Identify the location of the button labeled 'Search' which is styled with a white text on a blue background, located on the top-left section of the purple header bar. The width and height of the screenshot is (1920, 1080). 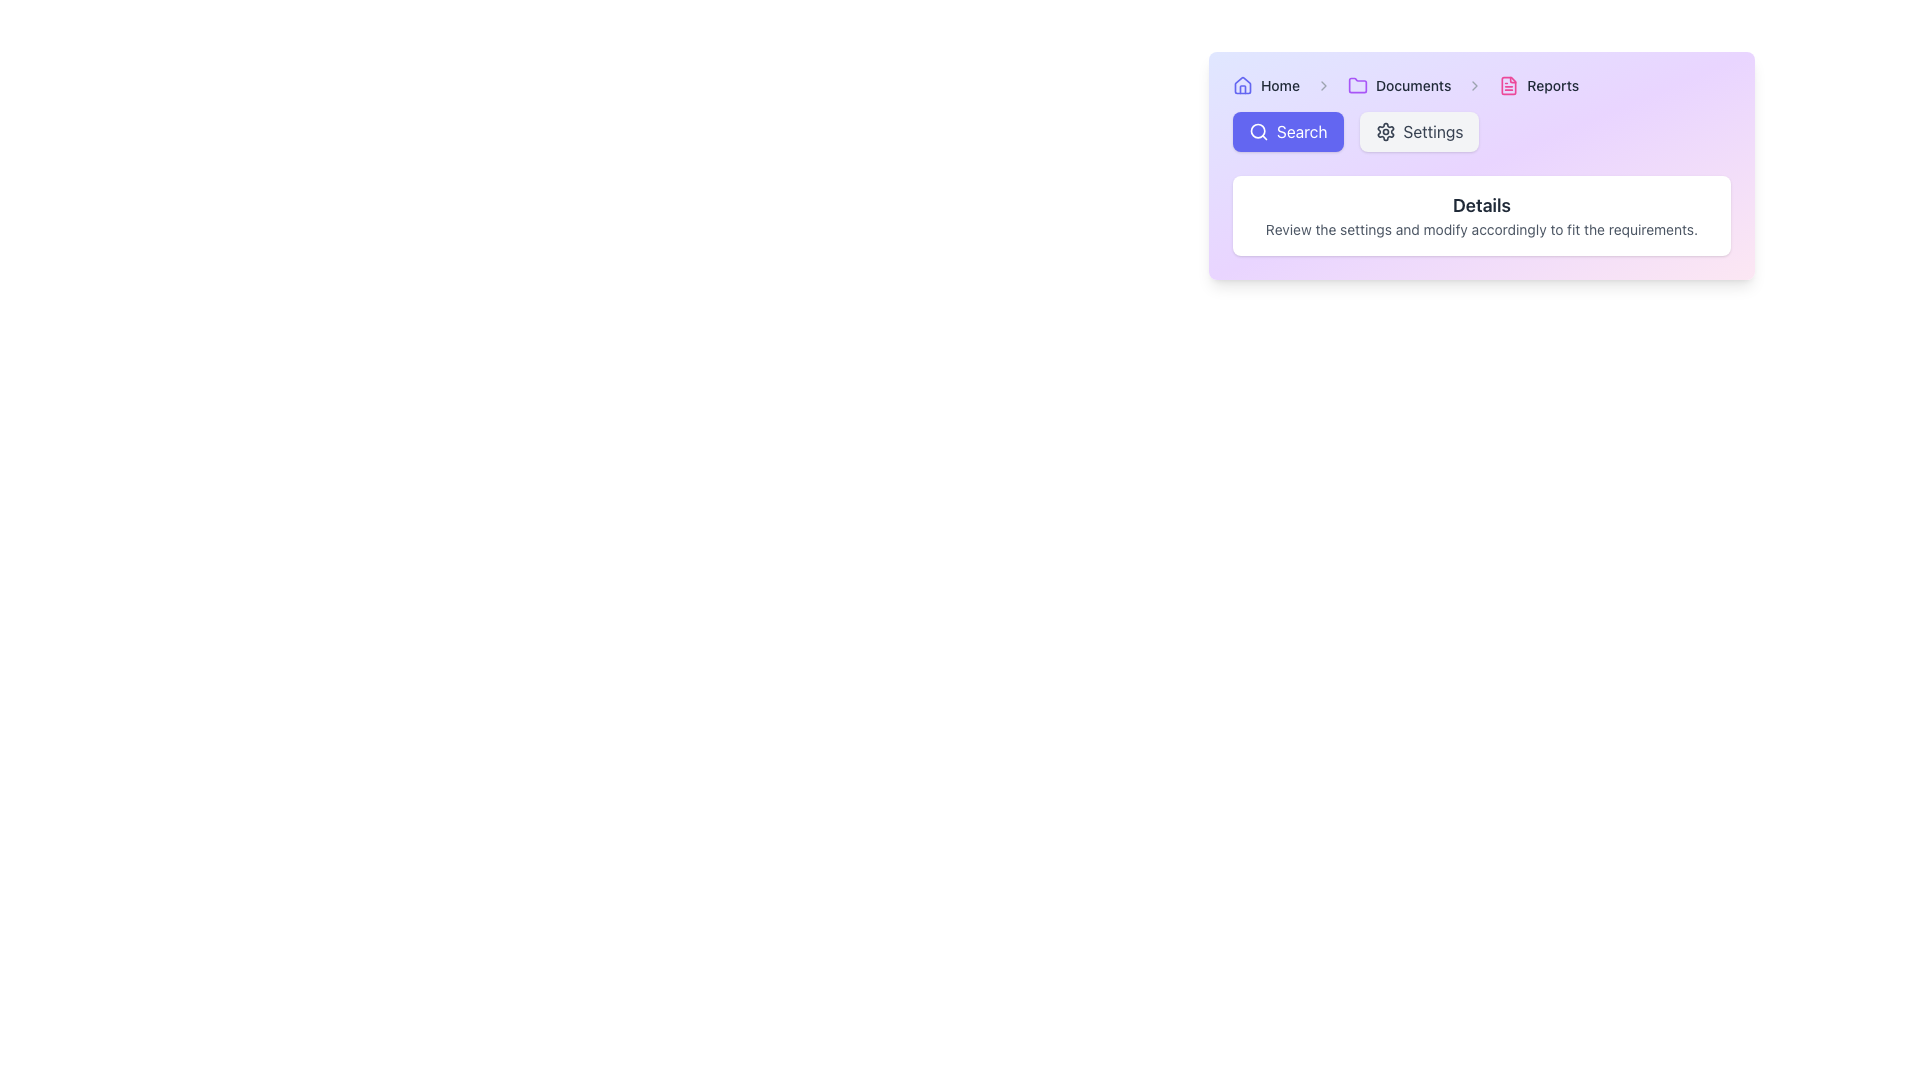
(1302, 131).